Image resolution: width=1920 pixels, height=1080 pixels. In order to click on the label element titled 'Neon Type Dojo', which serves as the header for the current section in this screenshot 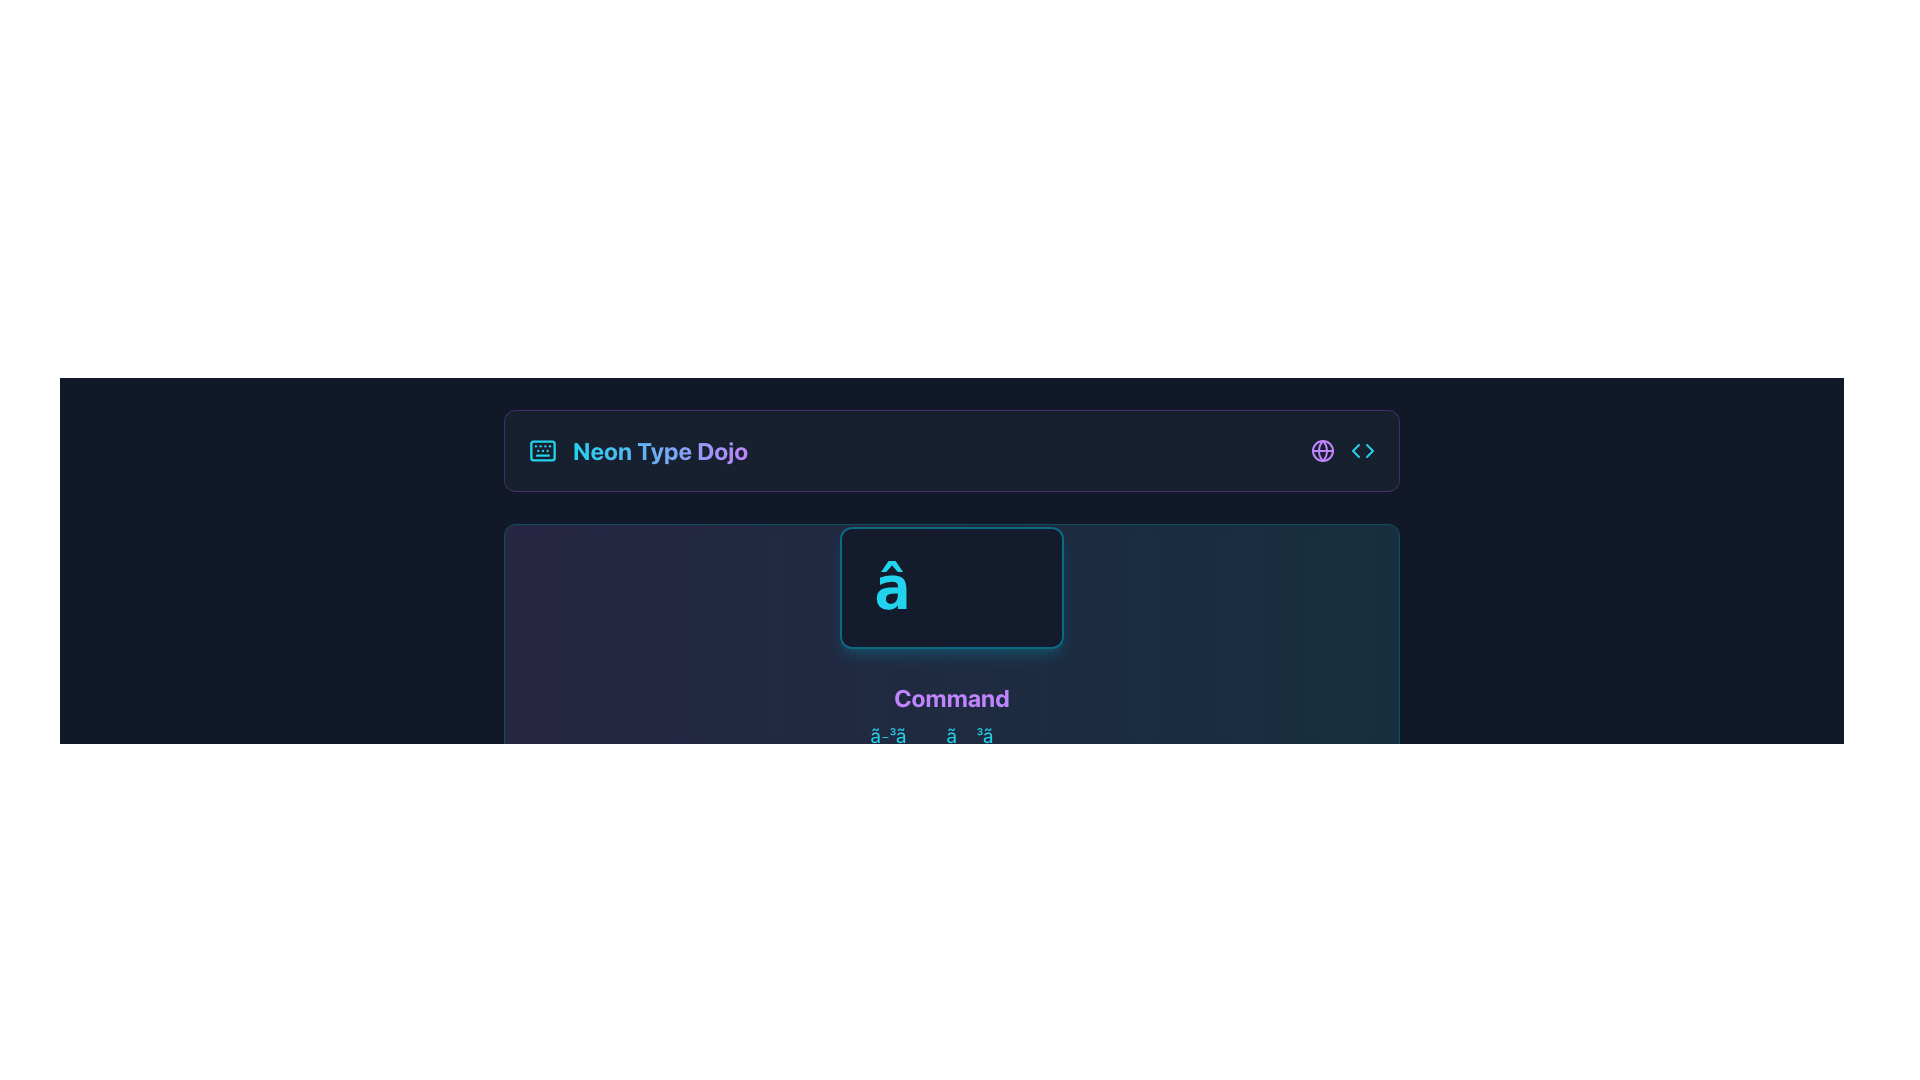, I will do `click(637, 451)`.